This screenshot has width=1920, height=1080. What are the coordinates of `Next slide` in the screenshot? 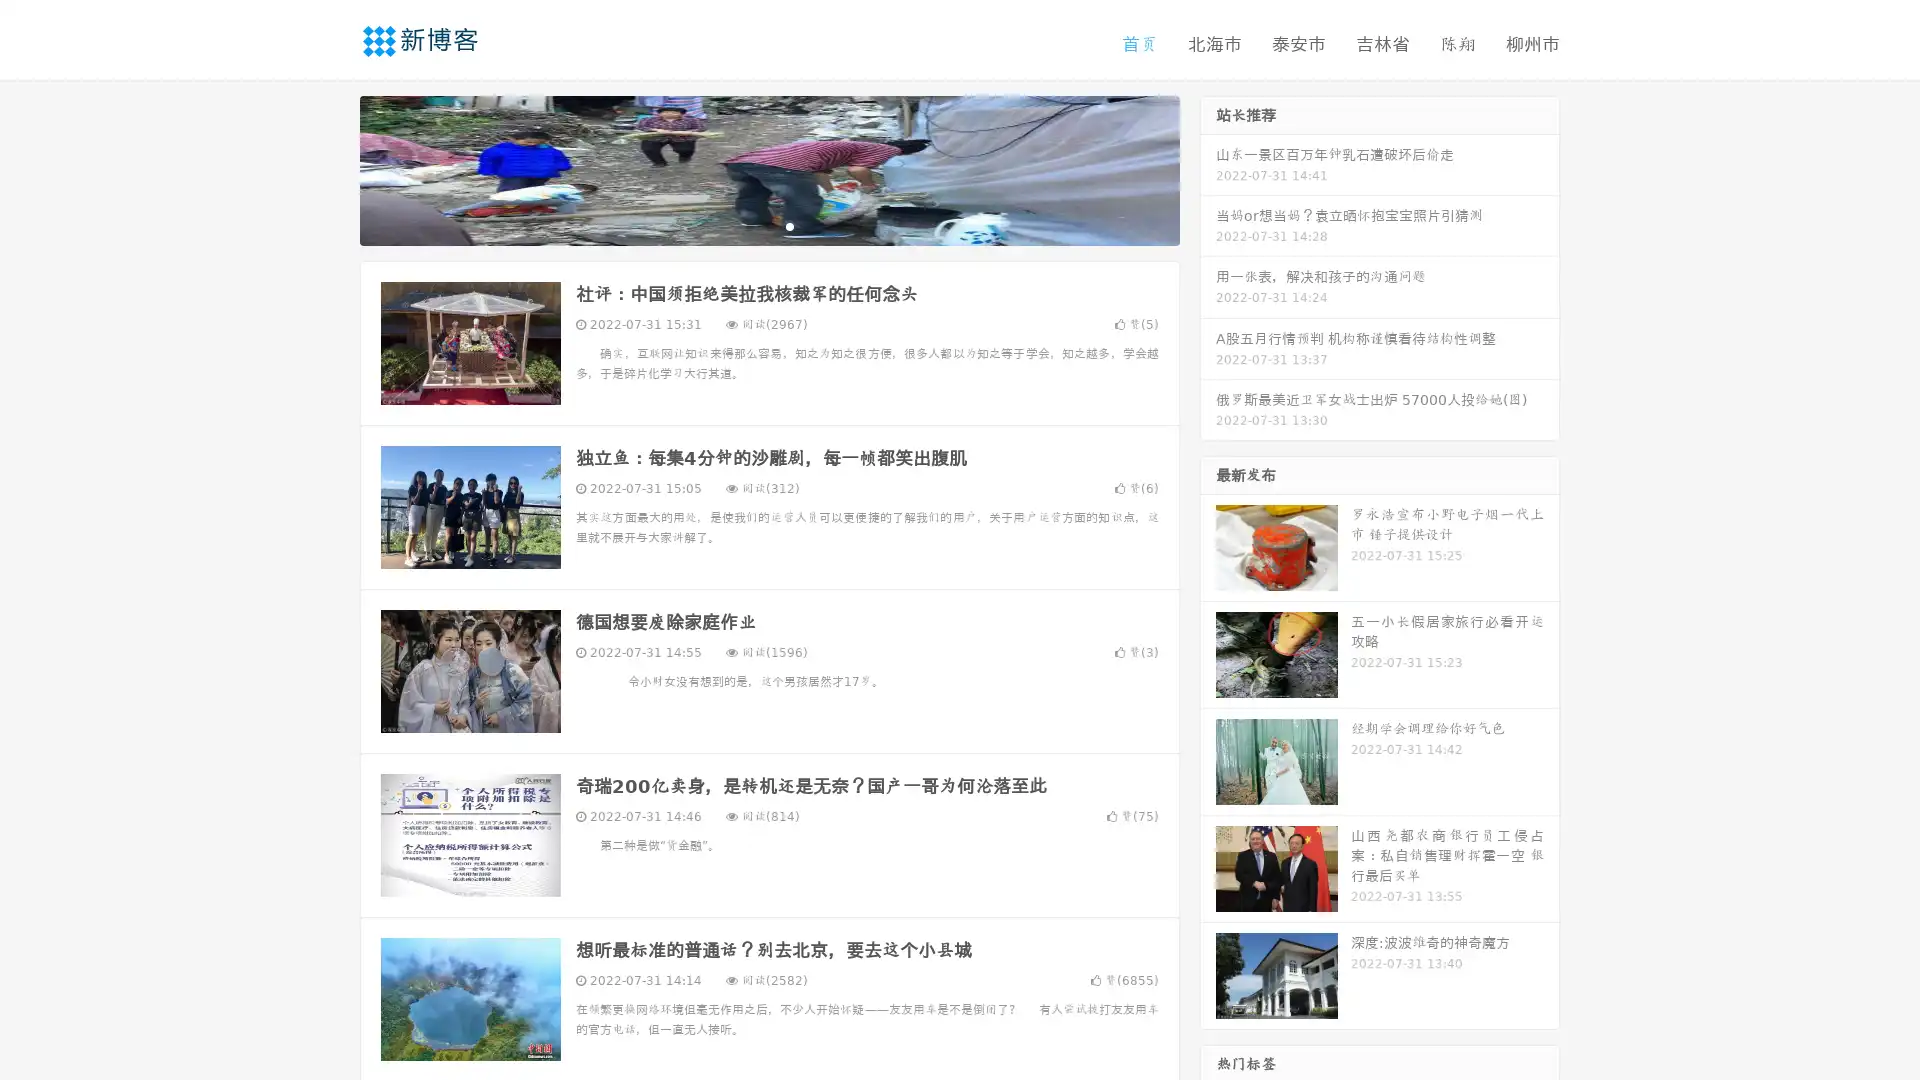 It's located at (1208, 168).